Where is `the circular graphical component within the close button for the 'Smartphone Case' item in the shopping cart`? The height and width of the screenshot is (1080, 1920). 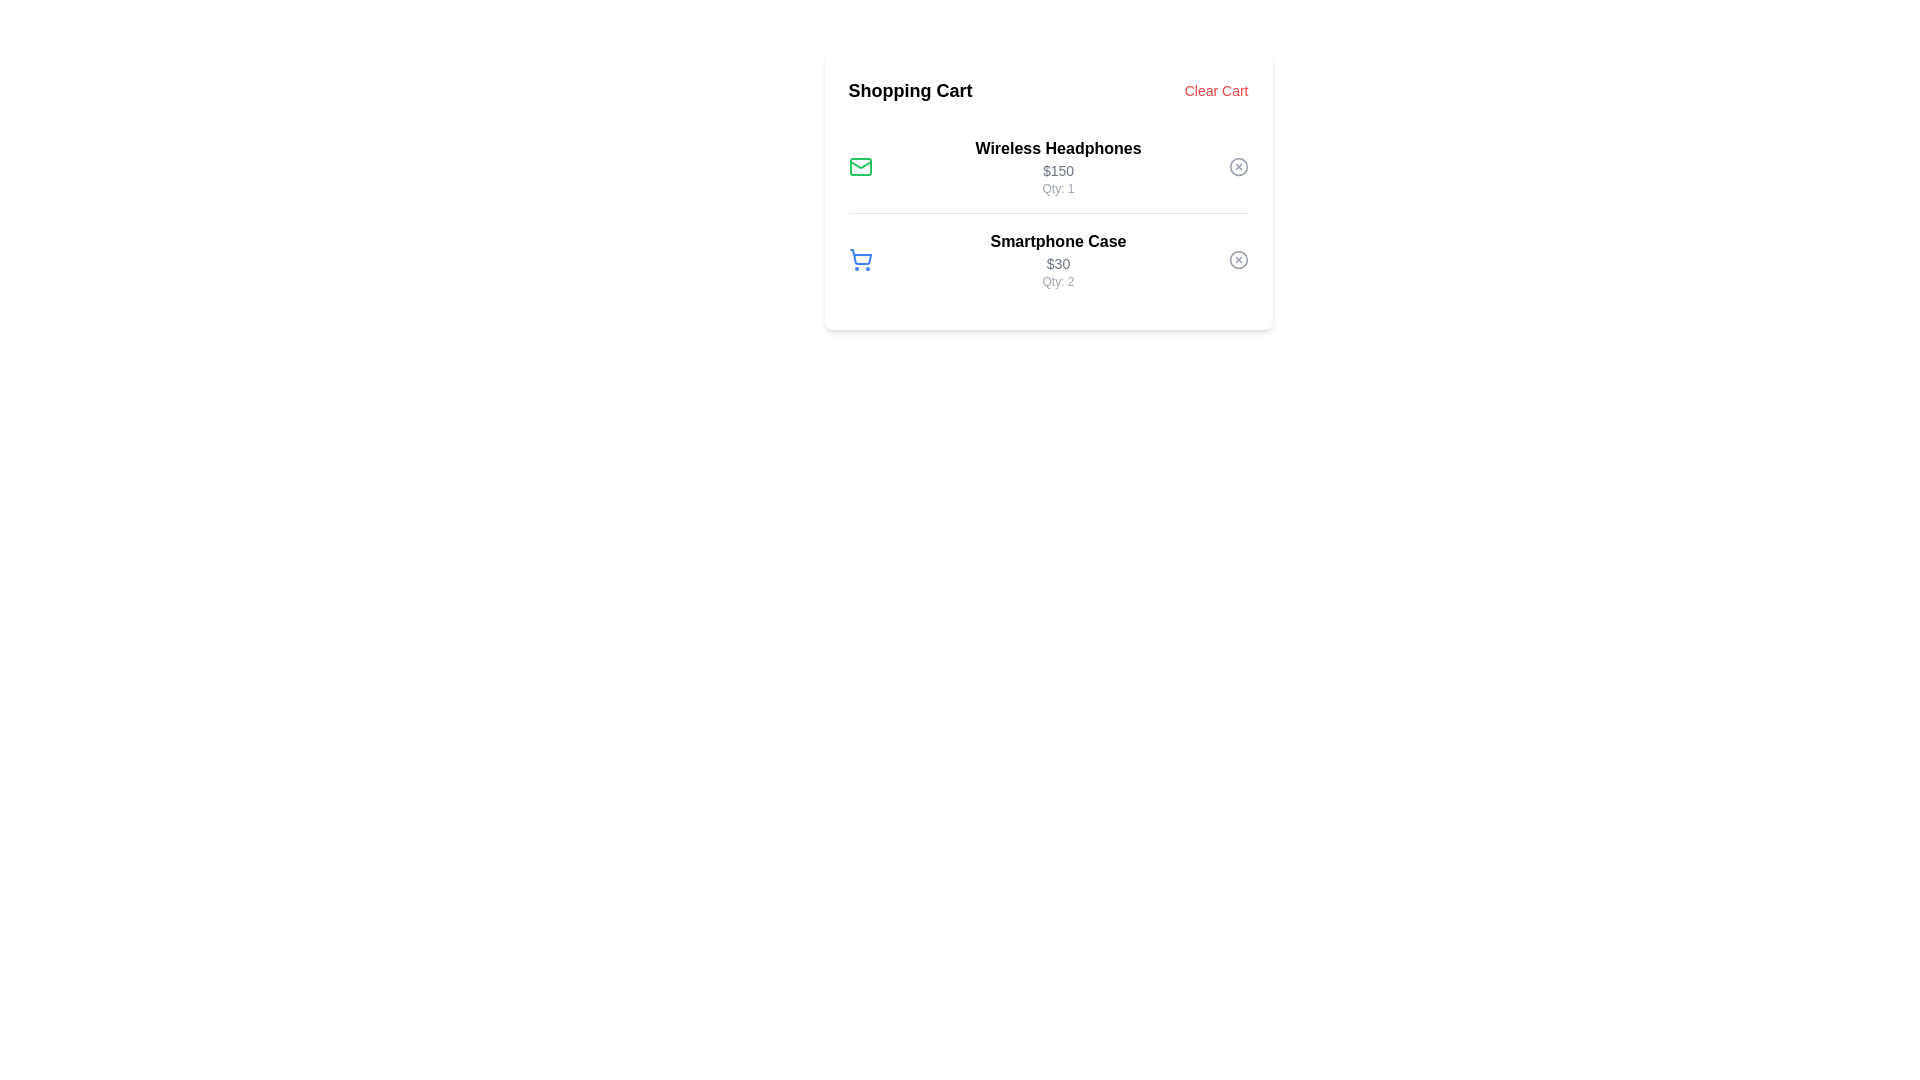
the circular graphical component within the close button for the 'Smartphone Case' item in the shopping cart is located at coordinates (1237, 258).